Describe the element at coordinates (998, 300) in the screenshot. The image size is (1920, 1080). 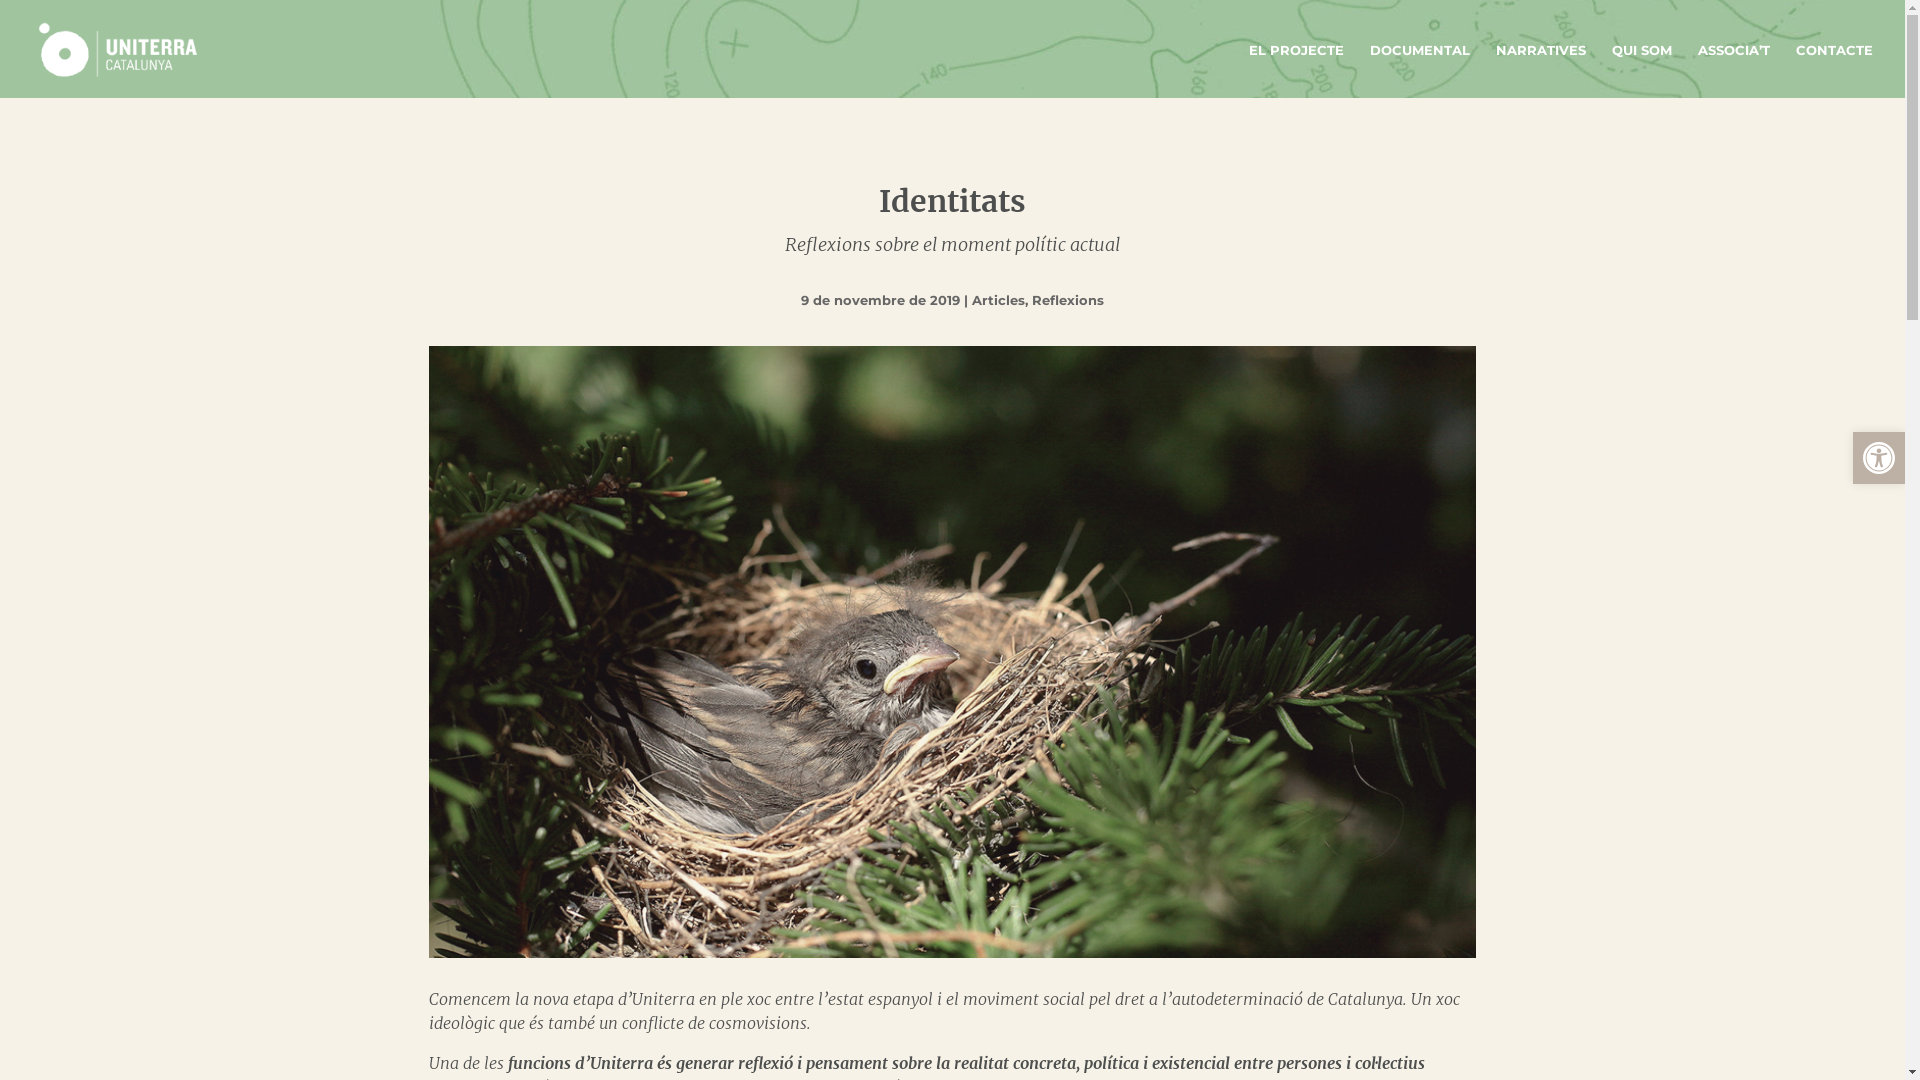
I see `'Articles'` at that location.